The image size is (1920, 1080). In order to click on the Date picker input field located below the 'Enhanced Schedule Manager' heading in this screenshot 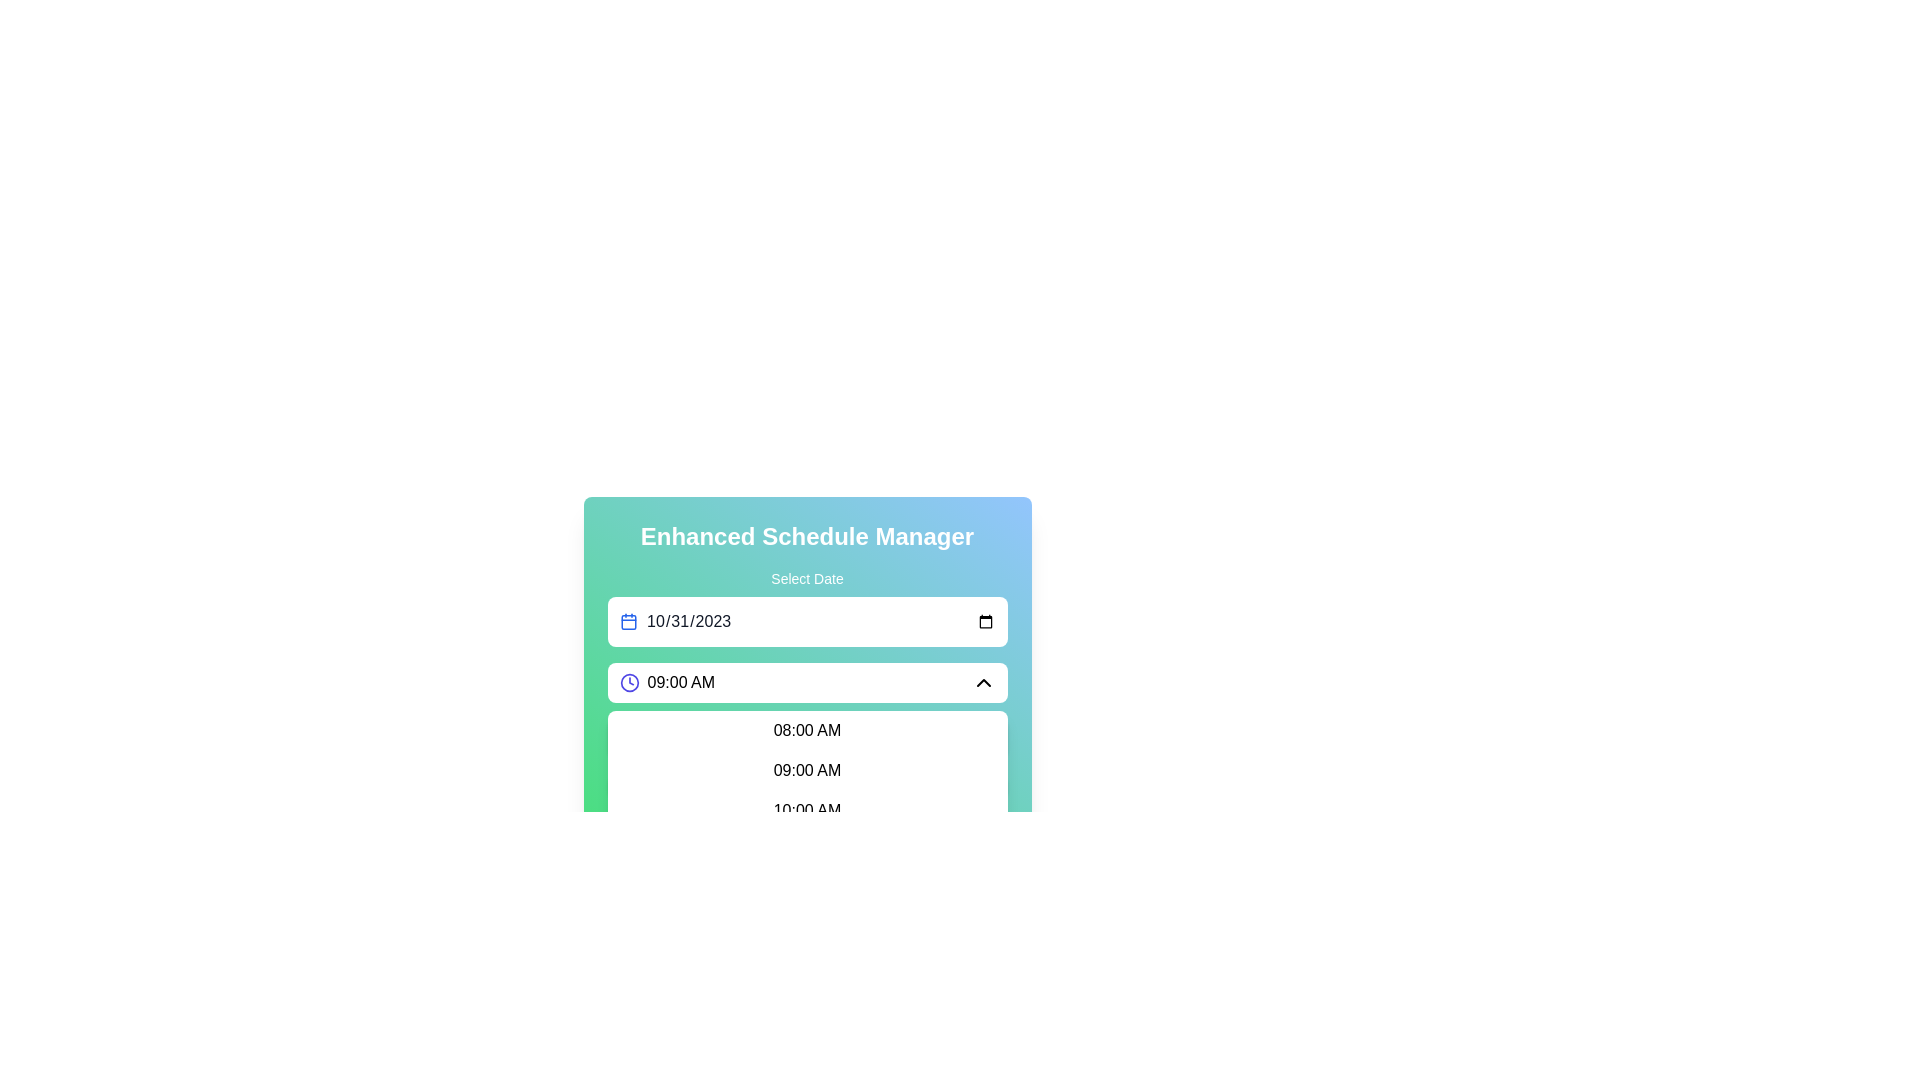, I will do `click(807, 642)`.